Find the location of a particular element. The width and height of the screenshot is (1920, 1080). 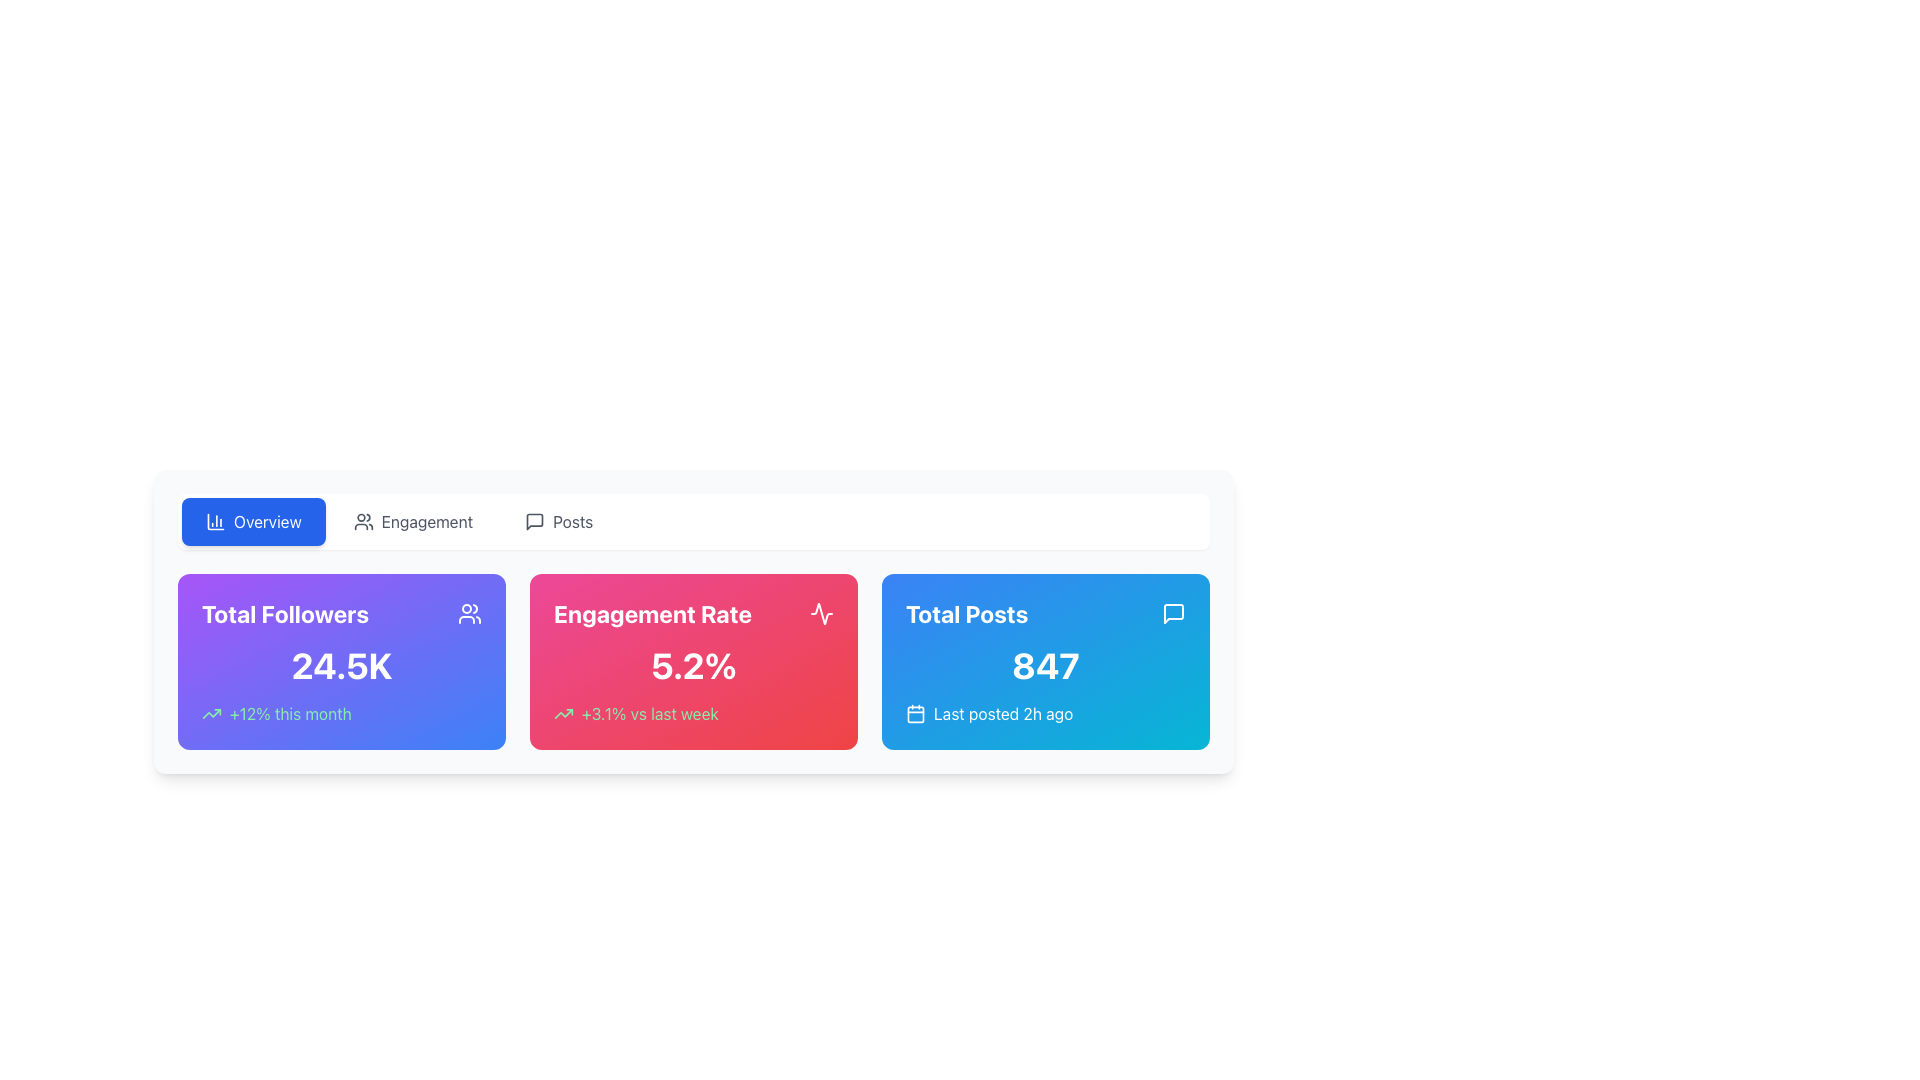

the 'Posts' button, which is the third button in a group of horizontally aligned buttons is located at coordinates (559, 520).